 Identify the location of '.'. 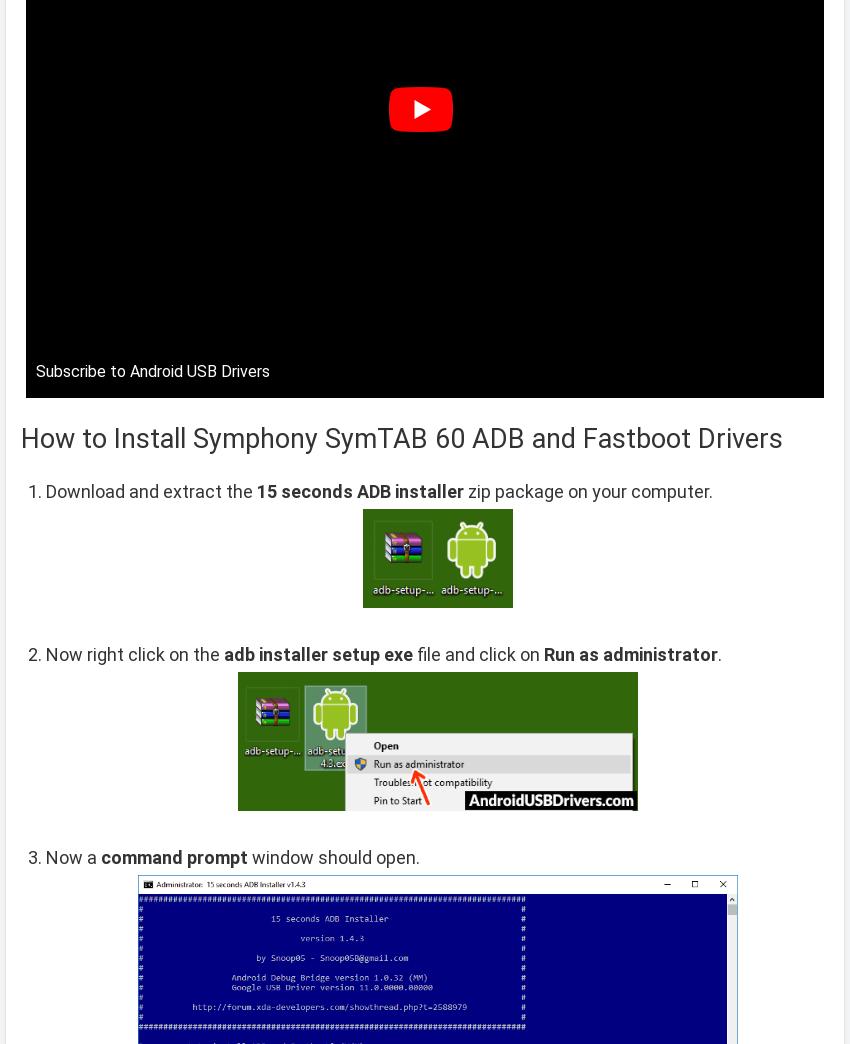
(719, 653).